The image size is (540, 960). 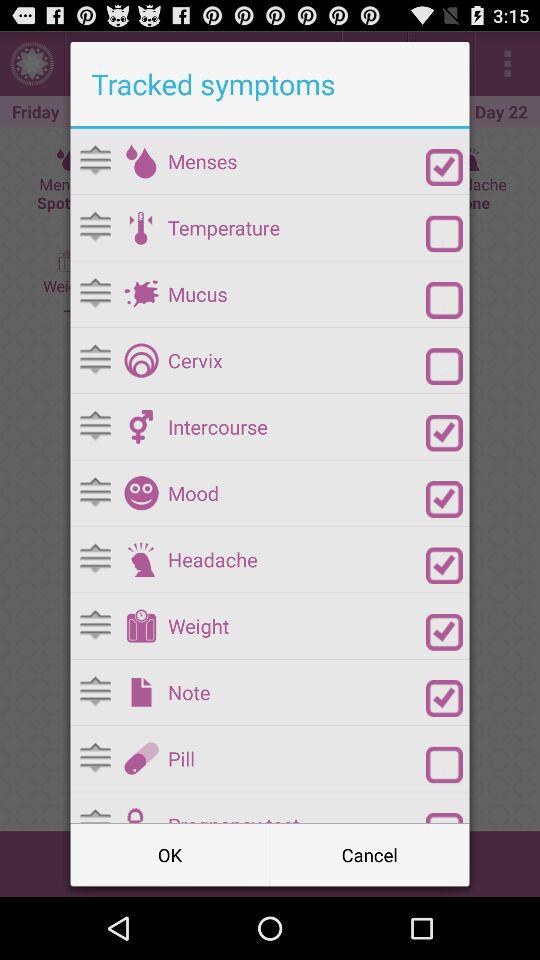 What do you see at coordinates (140, 227) in the screenshot?
I see `temperature` at bounding box center [140, 227].